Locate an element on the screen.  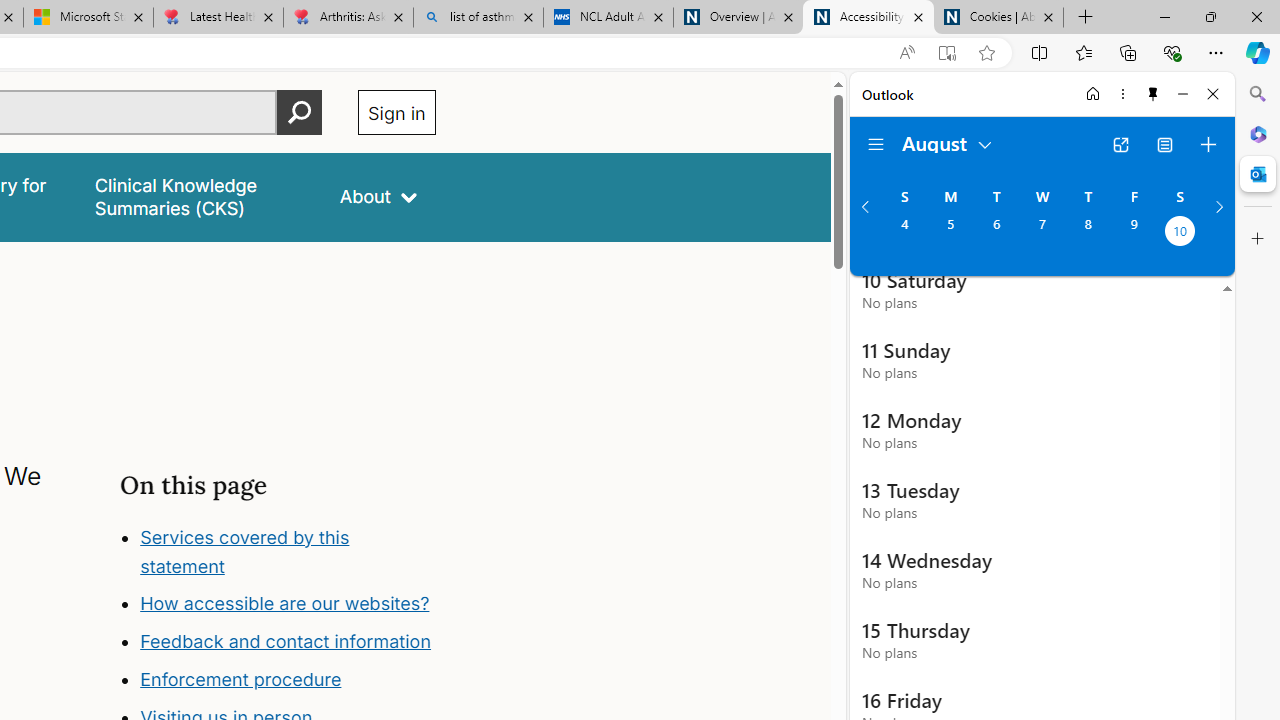
'Wednesday, August 7, 2024. ' is located at coordinates (1041, 232).